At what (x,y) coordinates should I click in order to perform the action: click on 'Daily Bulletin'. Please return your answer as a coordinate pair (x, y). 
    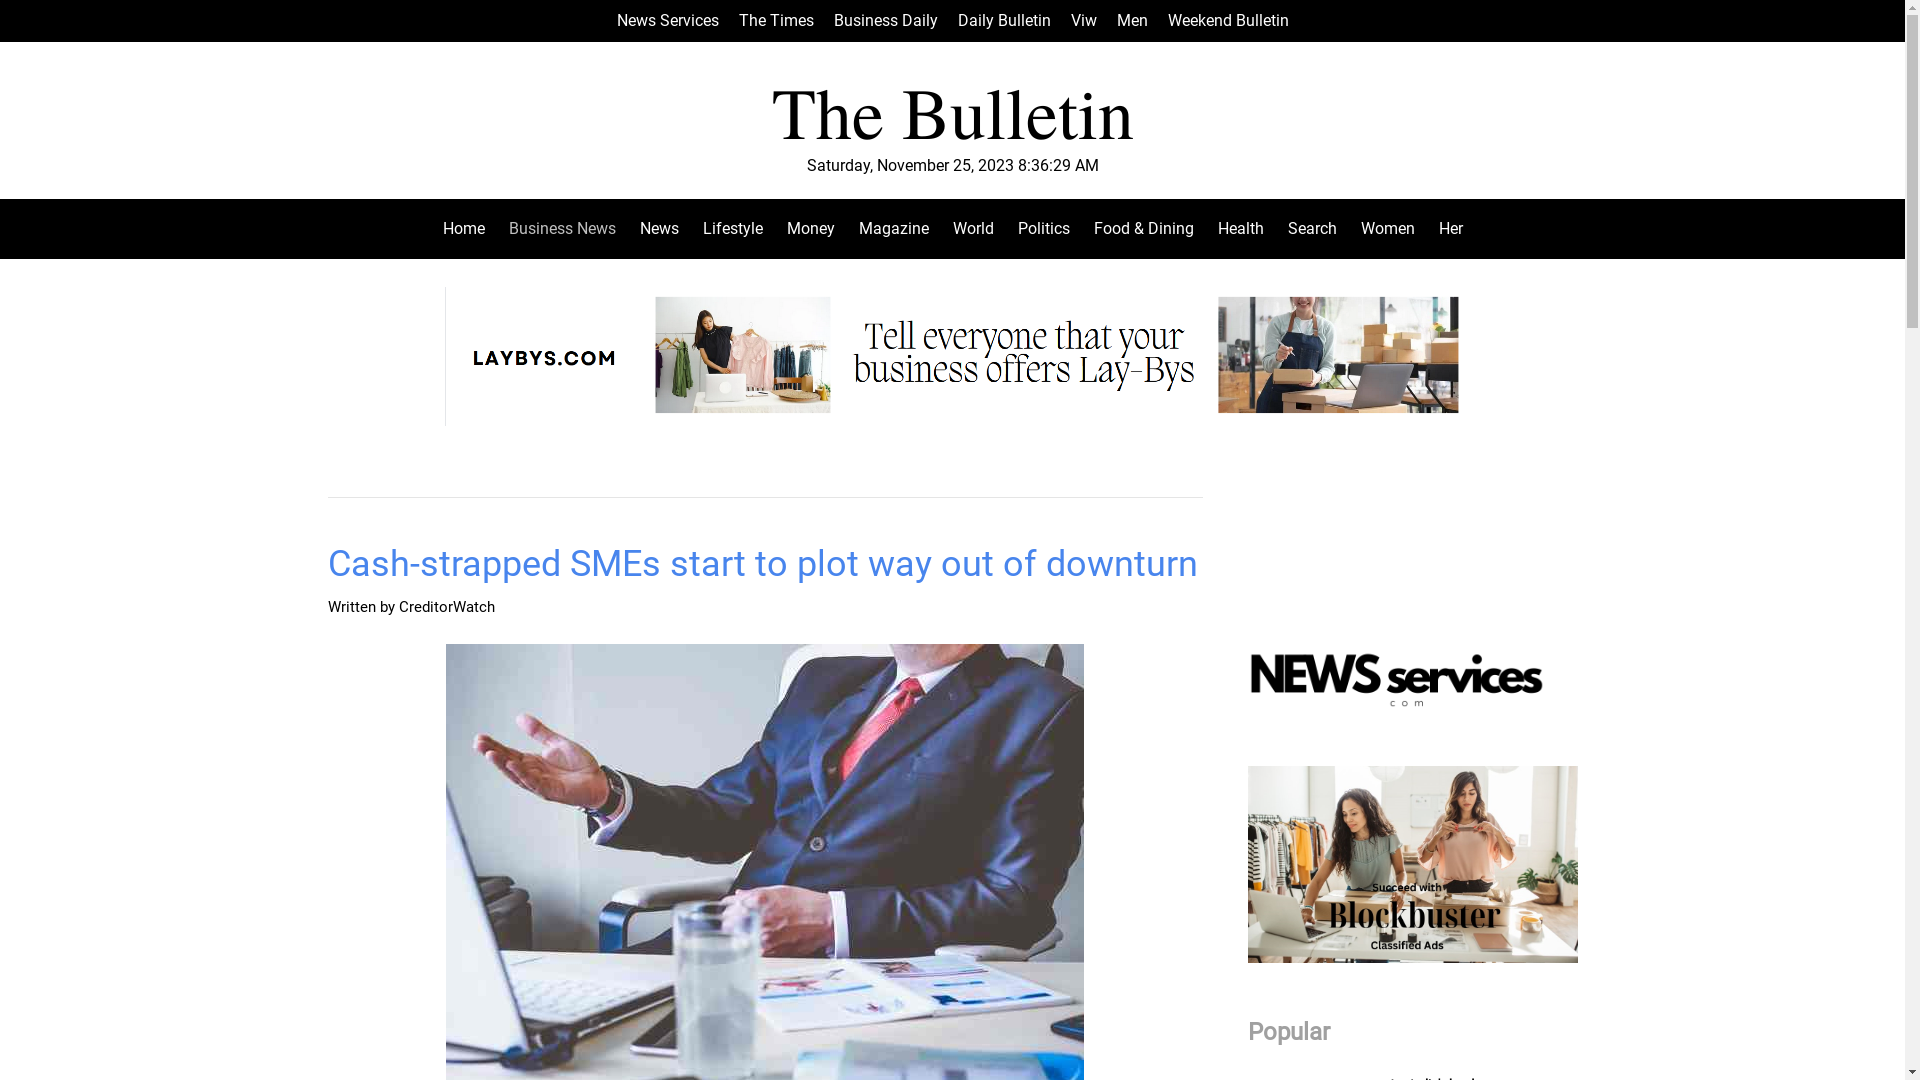
    Looking at the image, I should click on (1004, 20).